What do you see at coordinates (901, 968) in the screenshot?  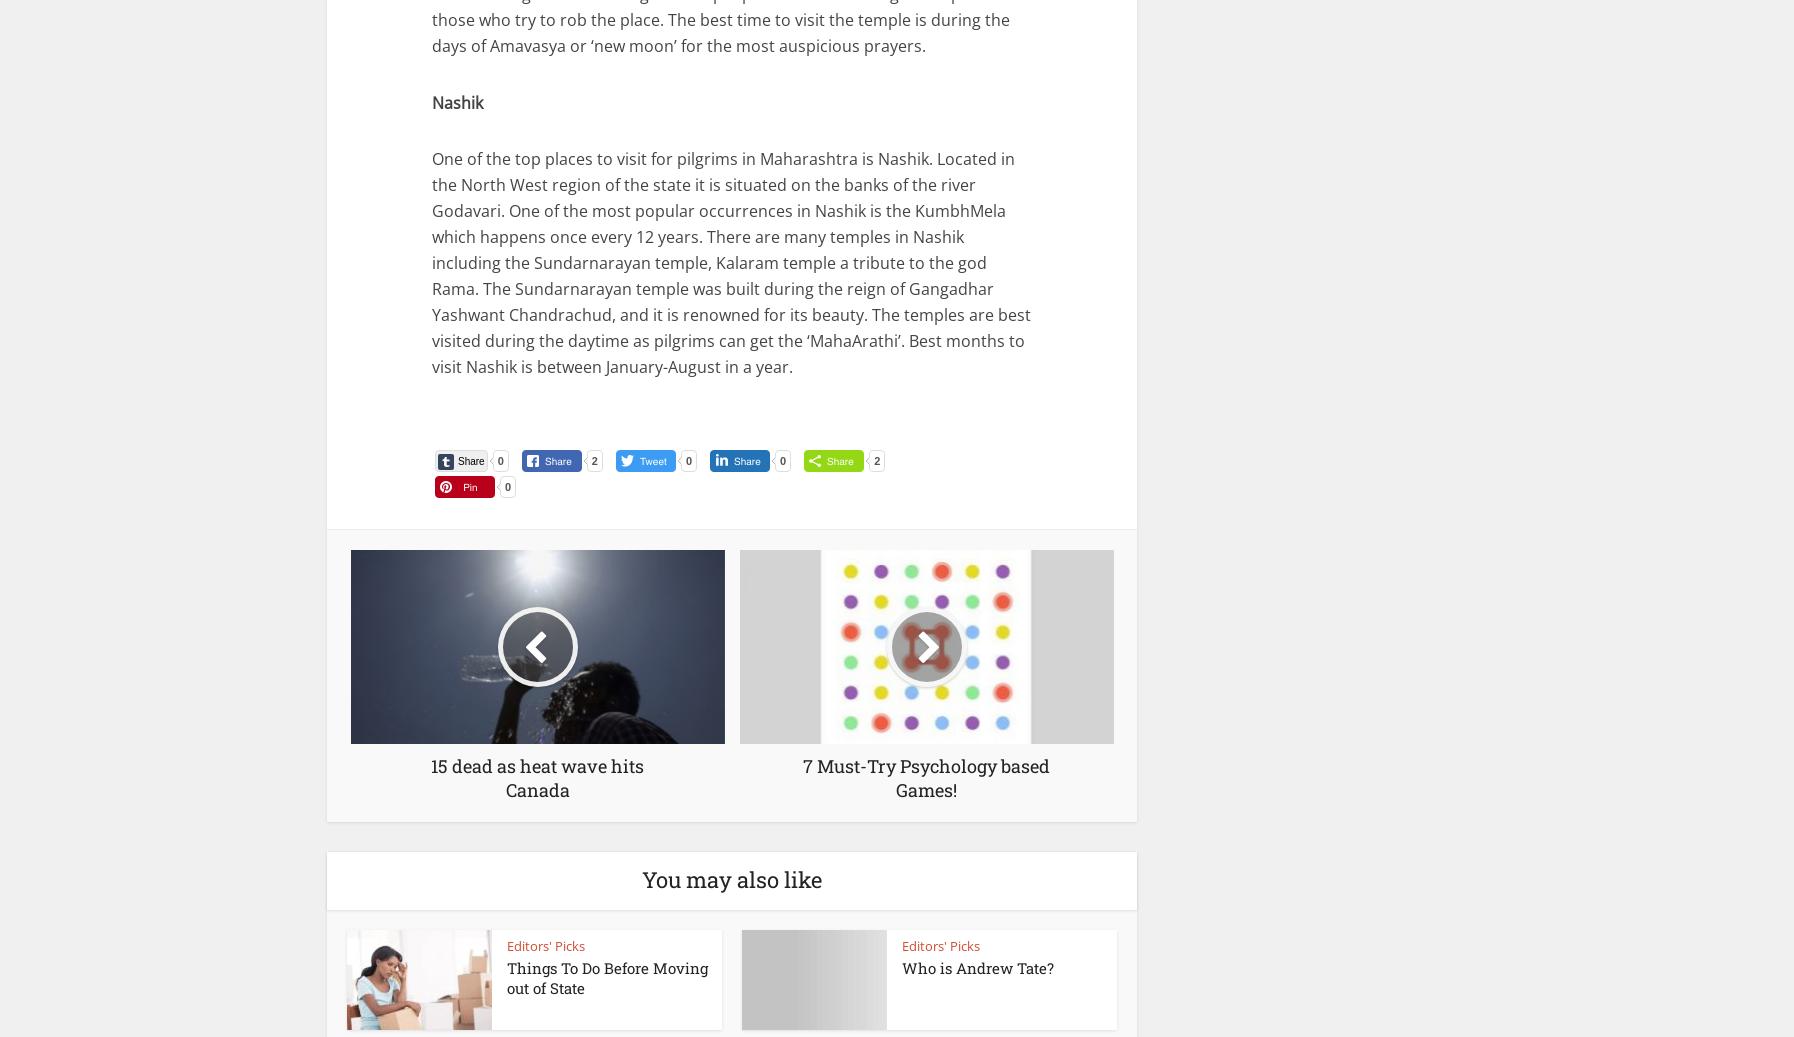 I see `'Who is Andrew Tate?'` at bounding box center [901, 968].